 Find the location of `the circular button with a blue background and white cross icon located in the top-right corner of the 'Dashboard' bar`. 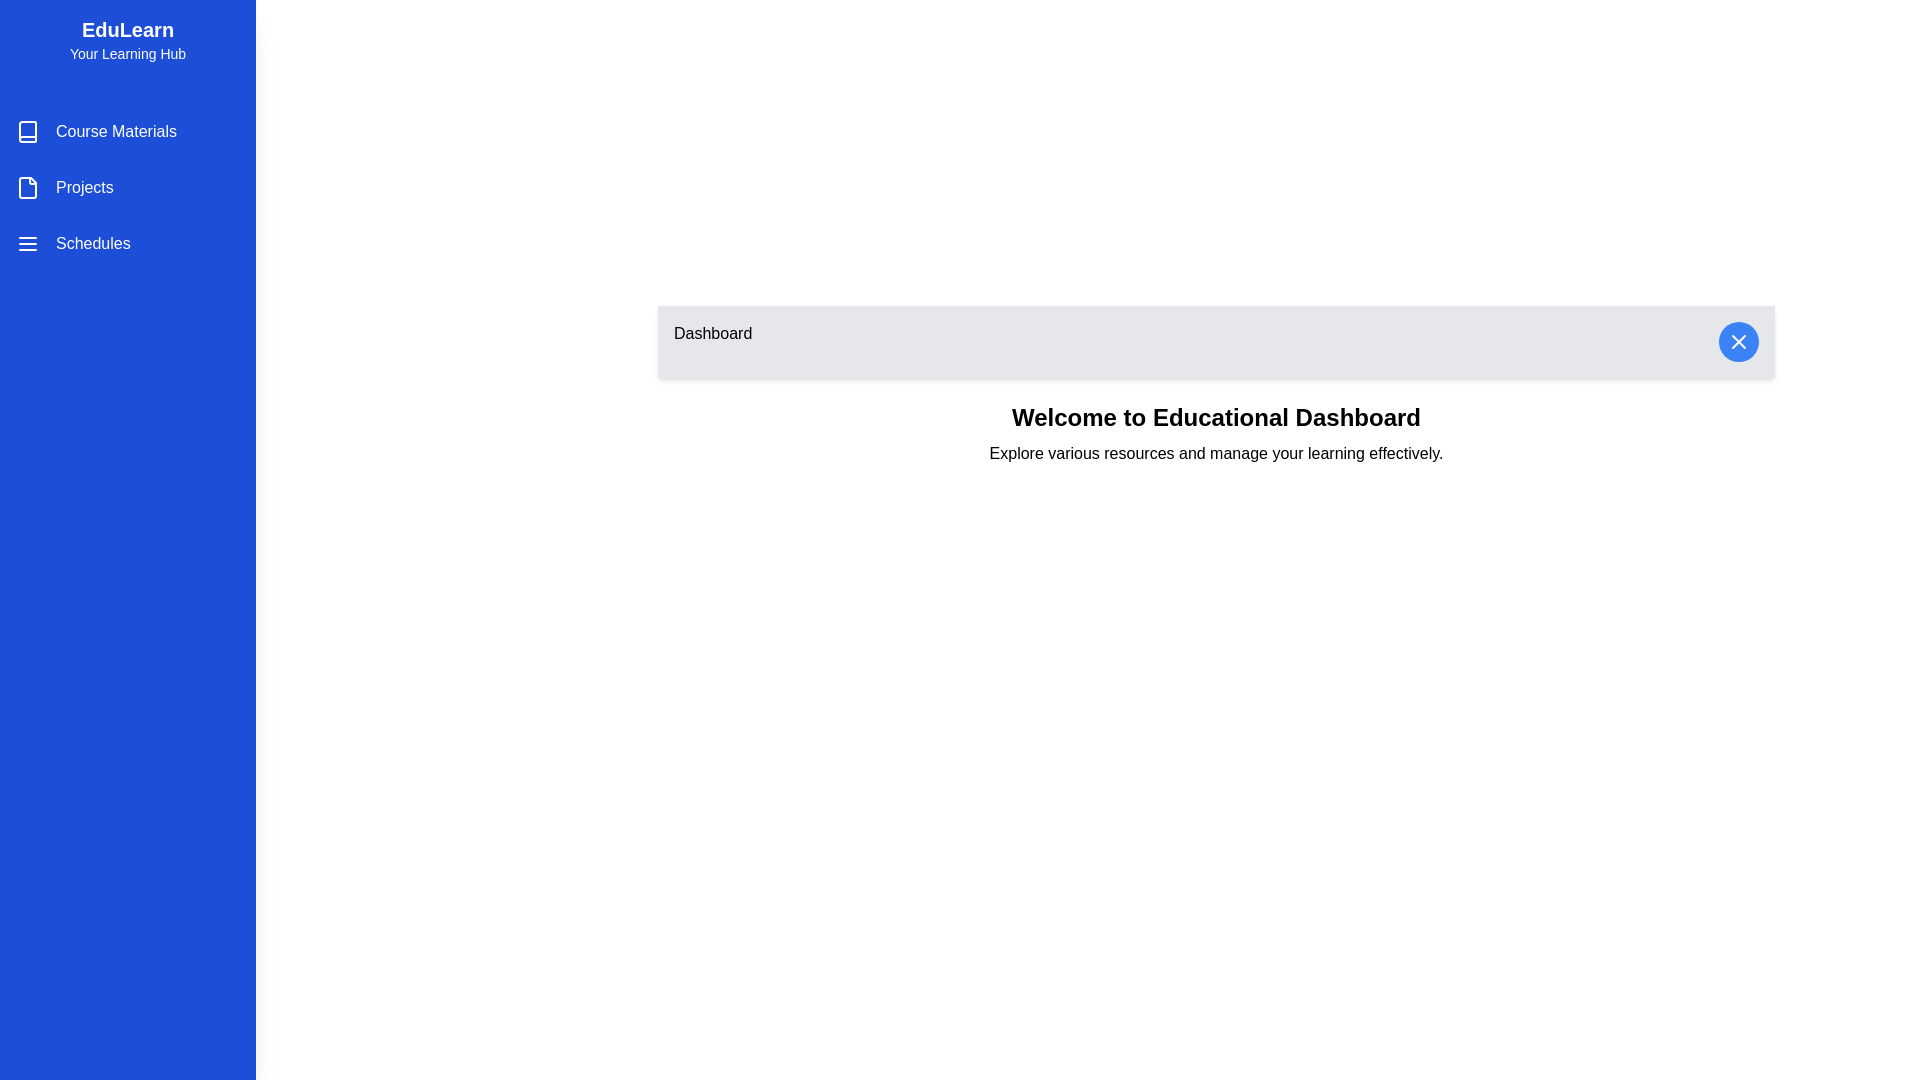

the circular button with a blue background and white cross icon located in the top-right corner of the 'Dashboard' bar is located at coordinates (1737, 341).